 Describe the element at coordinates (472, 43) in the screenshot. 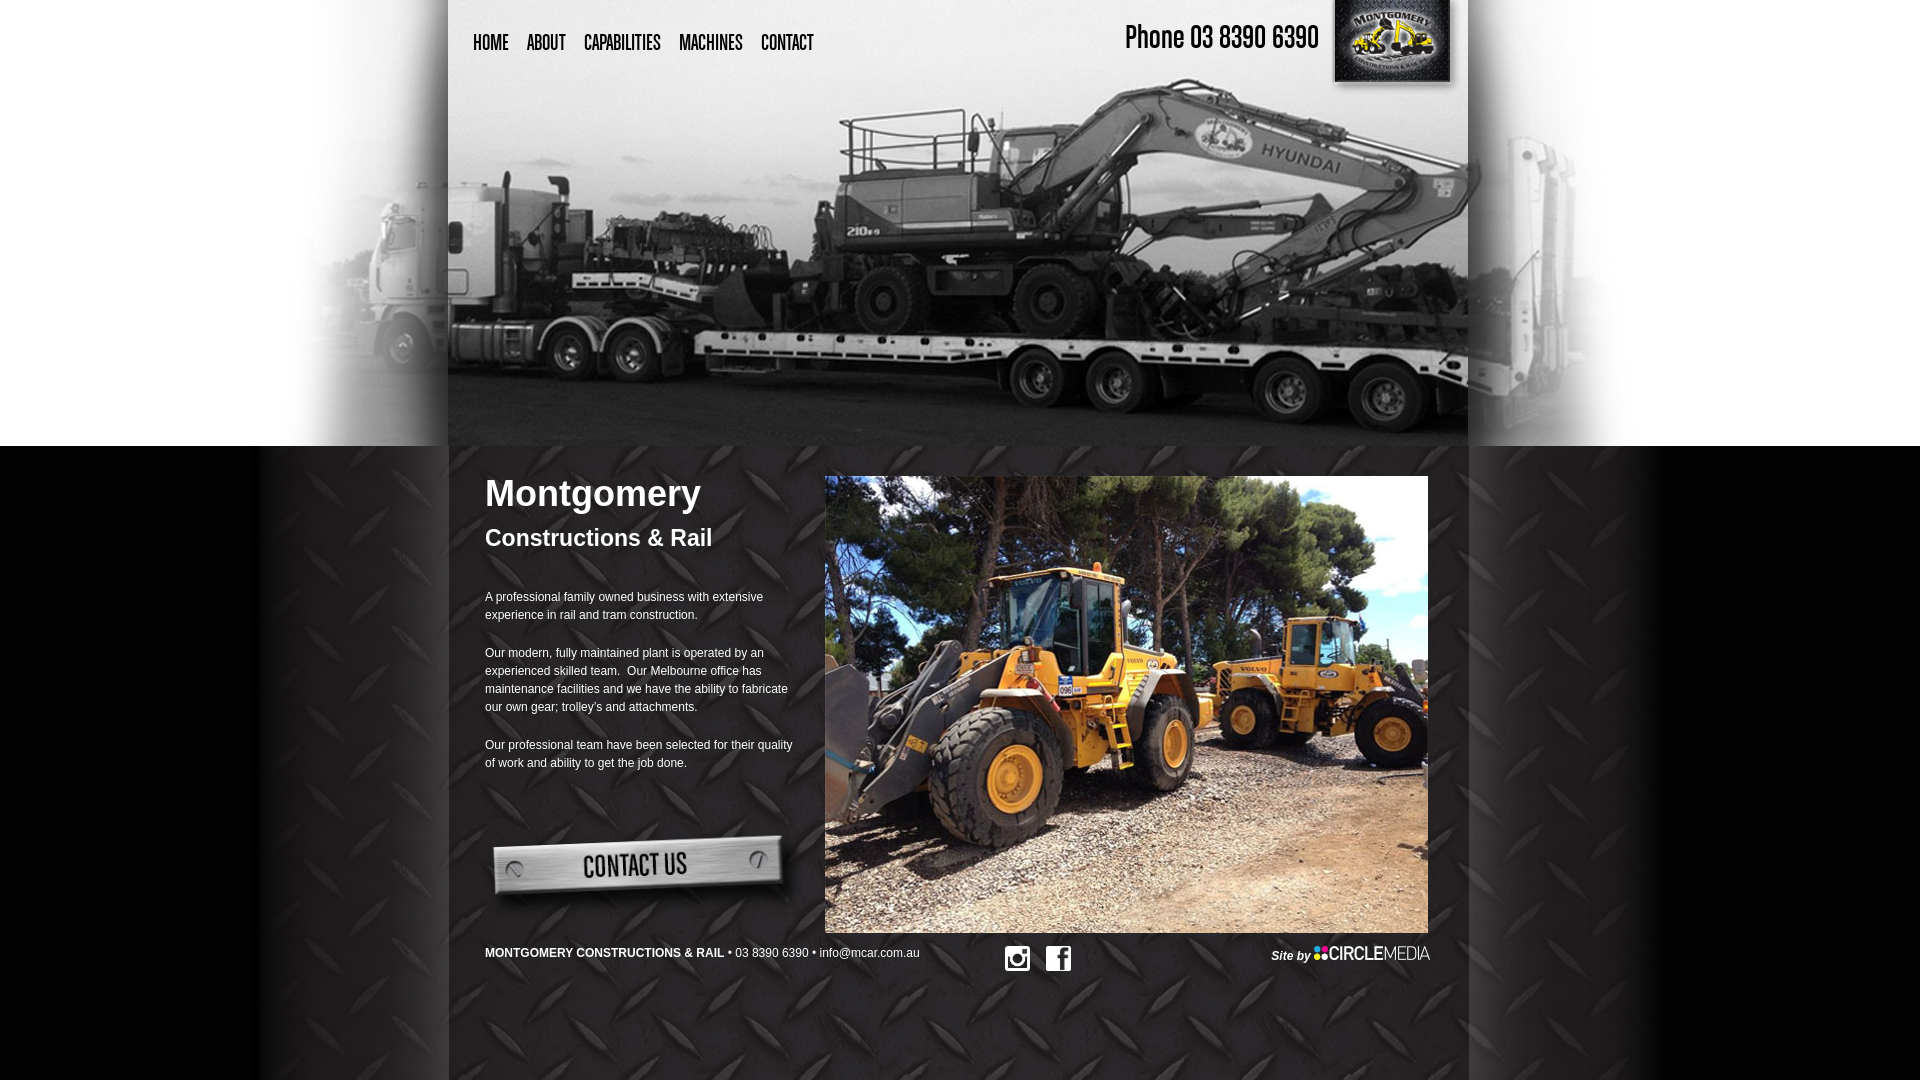

I see `'HOME'` at that location.